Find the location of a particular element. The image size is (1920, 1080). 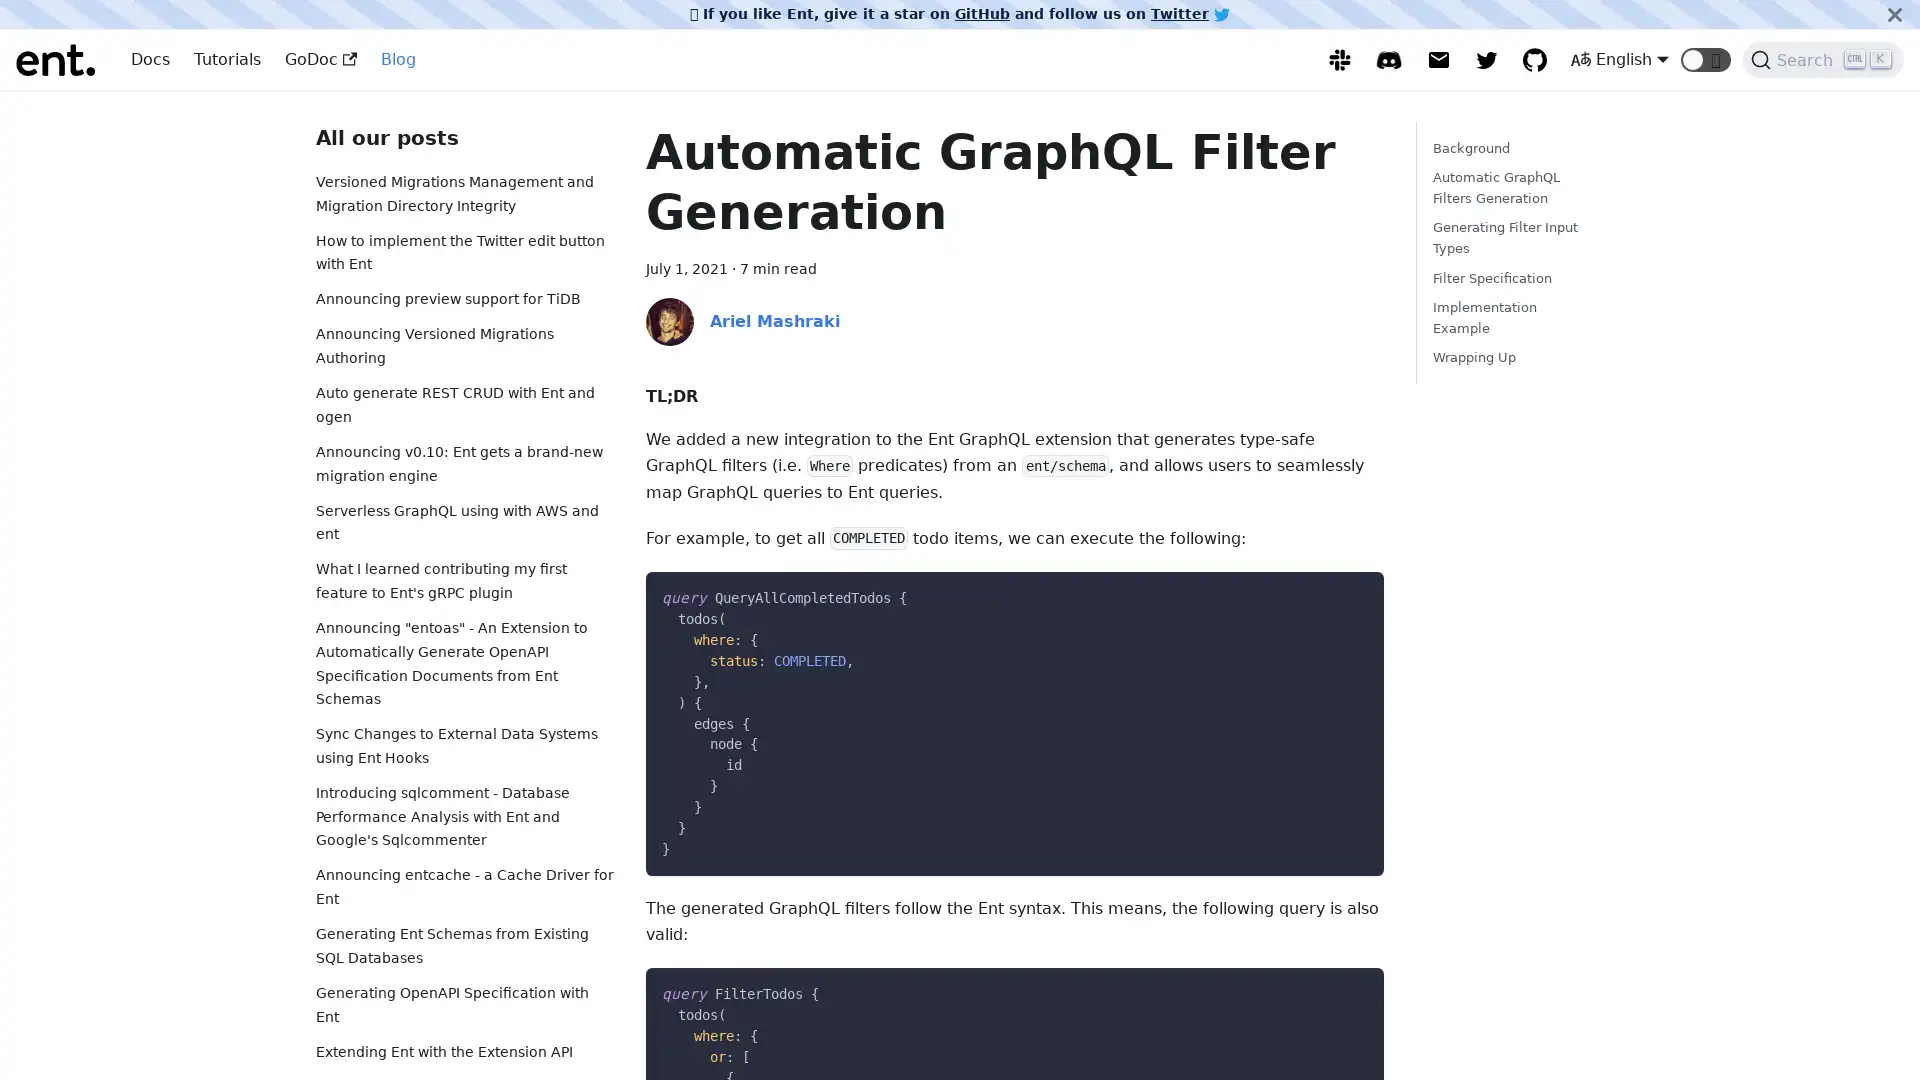

Copy code to clipboard is located at coordinates (1350, 593).